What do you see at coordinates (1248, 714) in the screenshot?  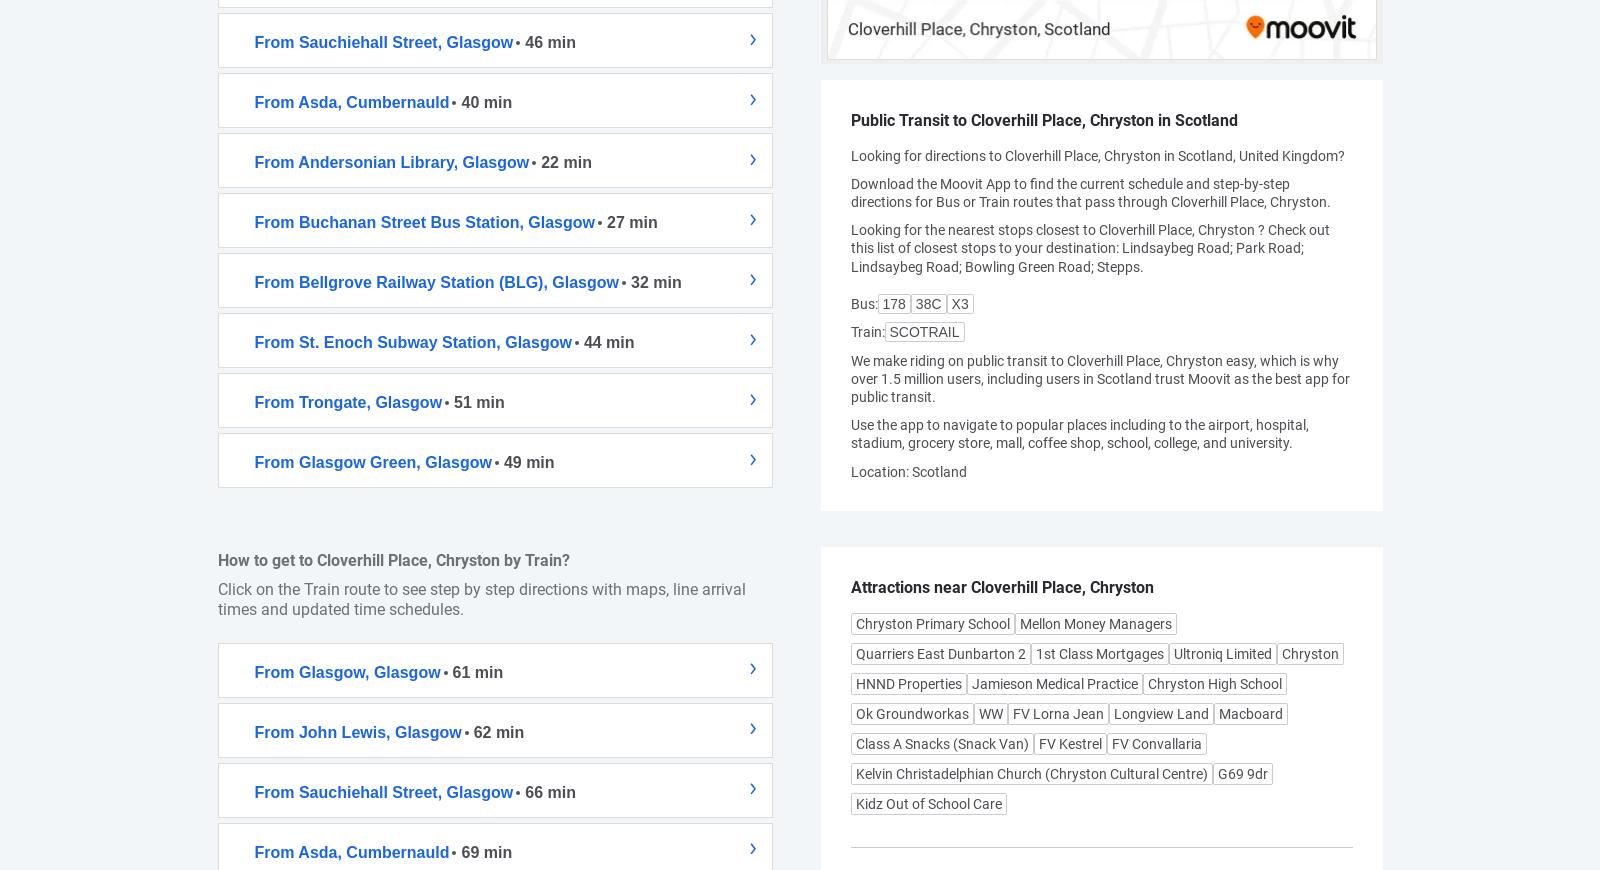 I see `'Macboard'` at bounding box center [1248, 714].